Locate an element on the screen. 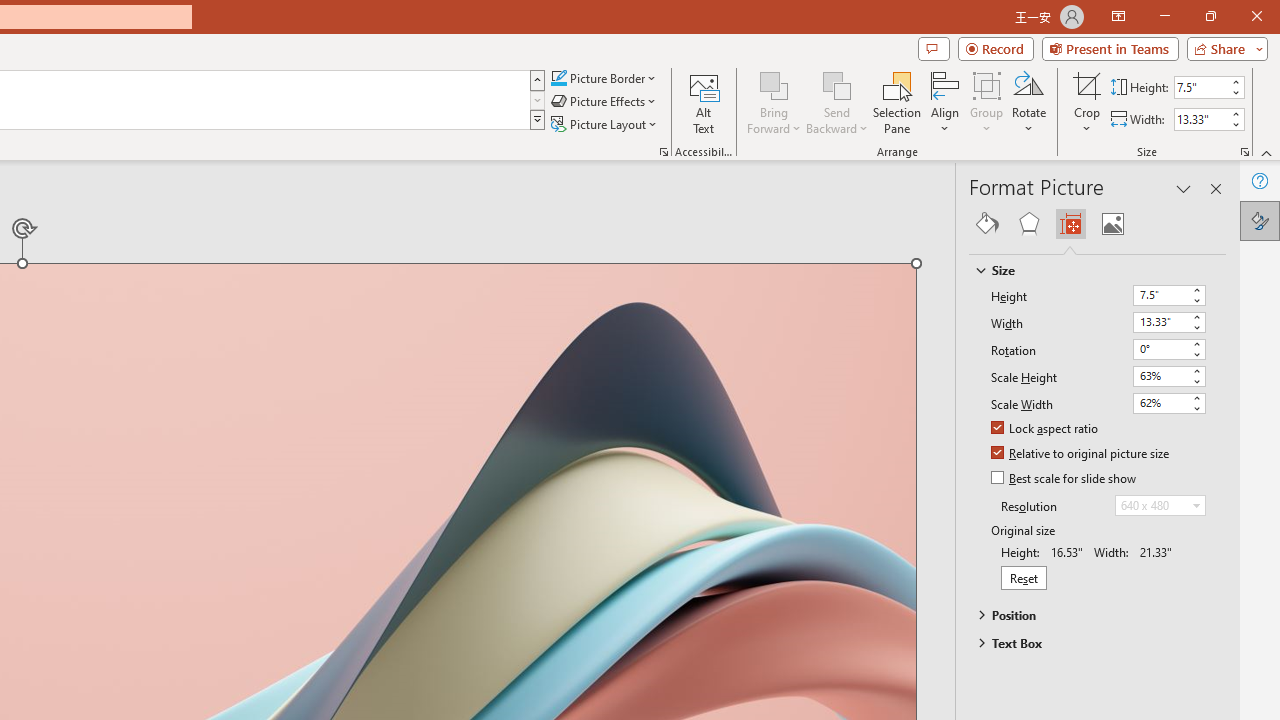 The height and width of the screenshot is (720, 1280). 'Rotate' is located at coordinates (1029, 103).